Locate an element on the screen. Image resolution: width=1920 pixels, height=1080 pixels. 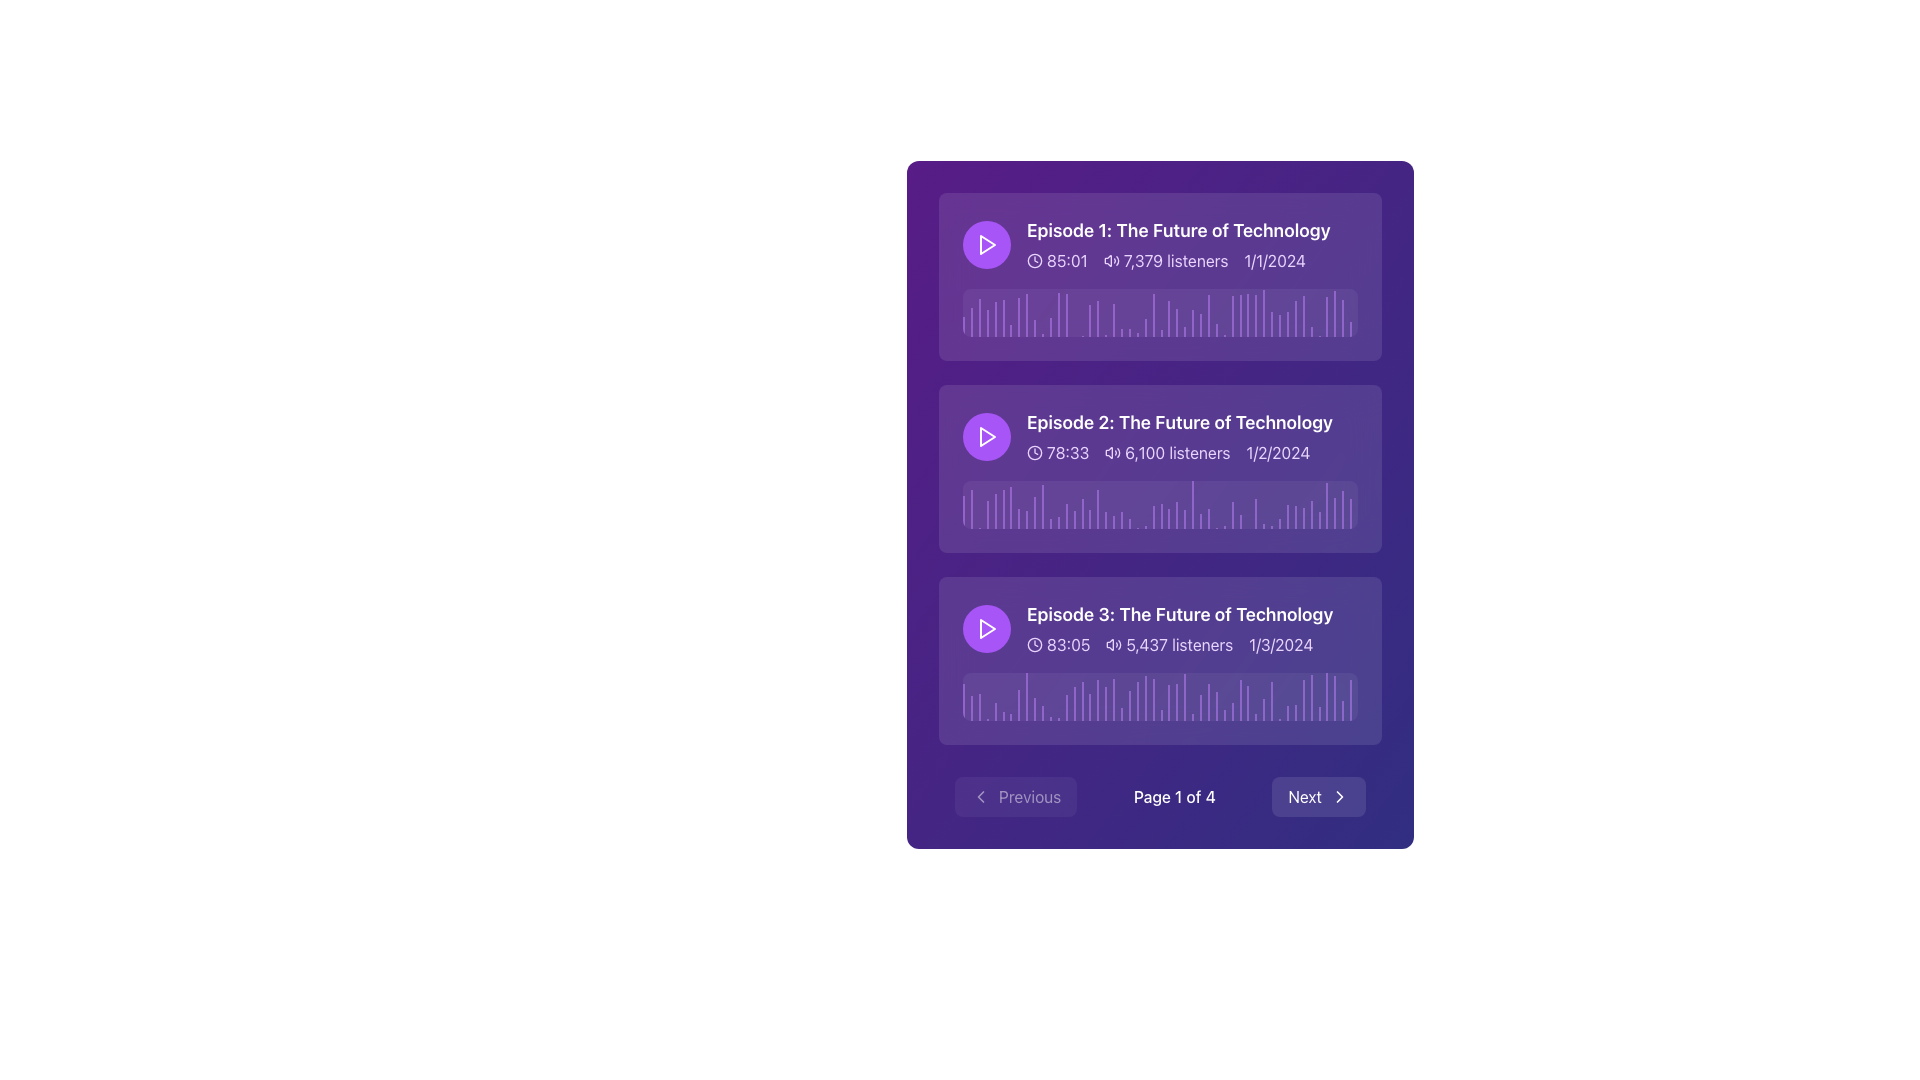
the text display element showing '5,437 listeners' with an audio icon on the left, situated on a dark purple background, part of the row for 'Episode 3: The Future of Technology' is located at coordinates (1169, 644).